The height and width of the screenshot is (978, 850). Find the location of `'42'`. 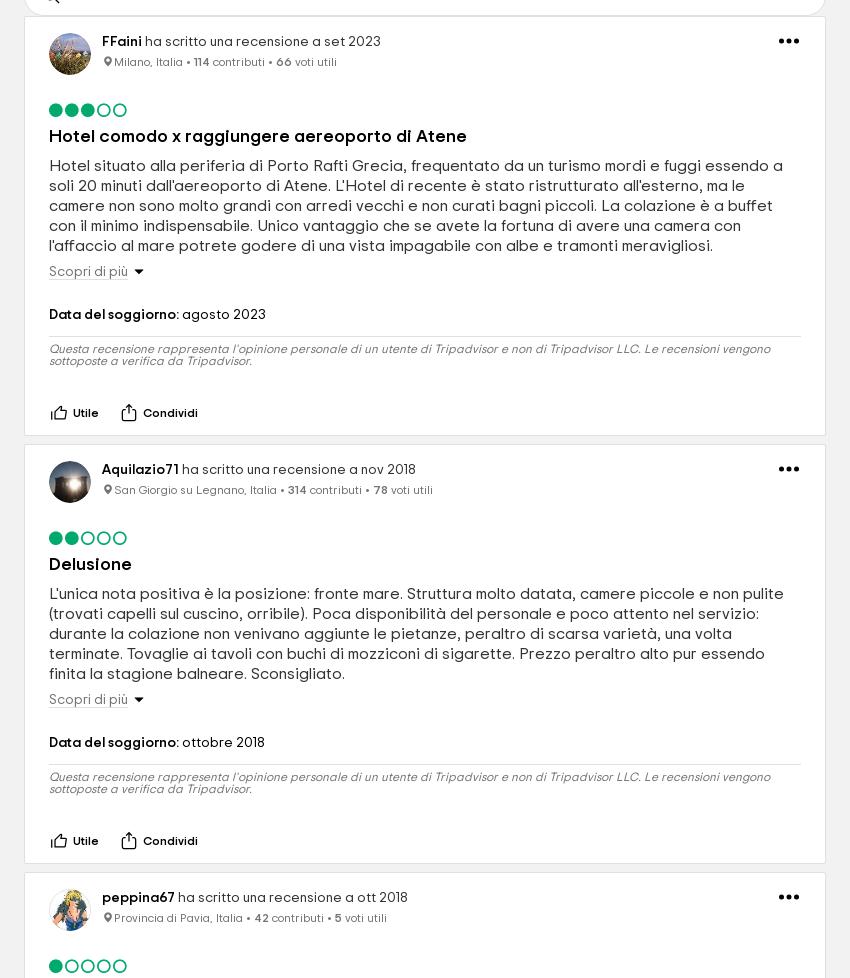

'42' is located at coordinates (260, 917).